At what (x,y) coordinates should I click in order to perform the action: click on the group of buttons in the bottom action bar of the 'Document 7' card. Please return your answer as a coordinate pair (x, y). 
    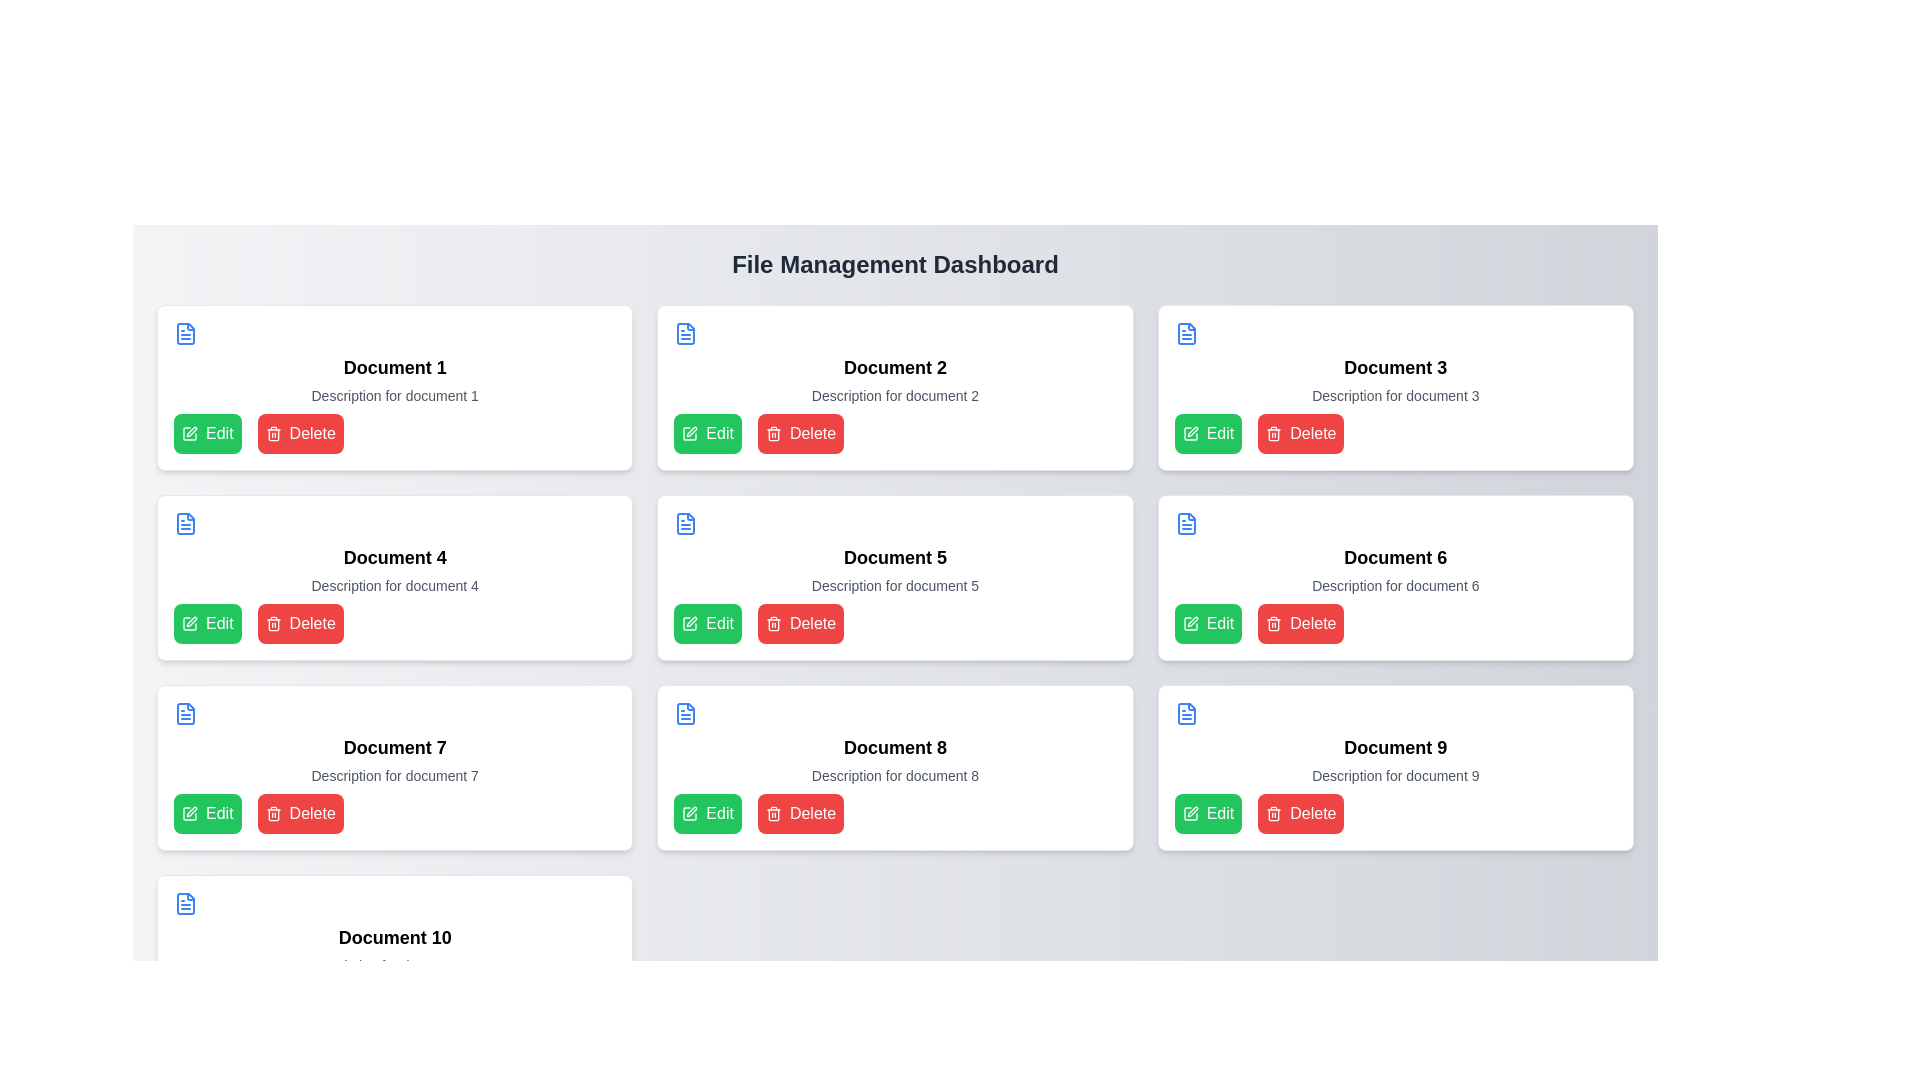
    Looking at the image, I should click on (395, 813).